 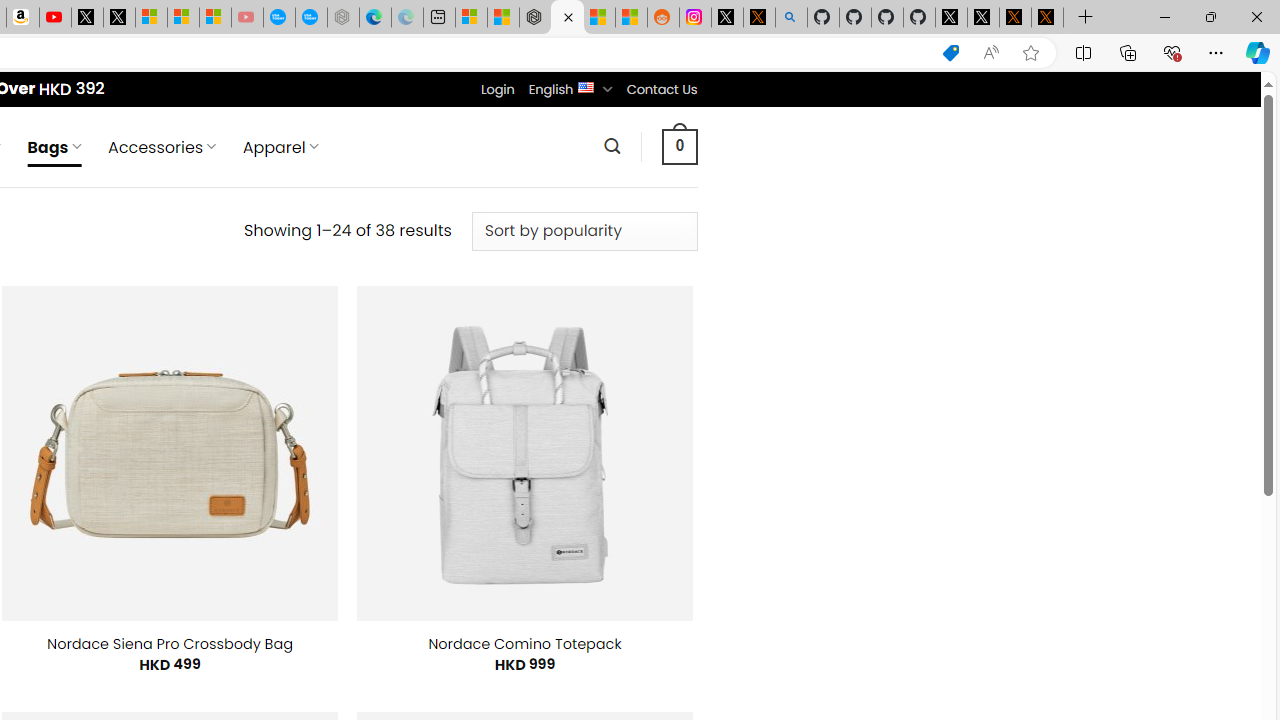 I want to click on 'Minimize', so click(x=1164, y=16).